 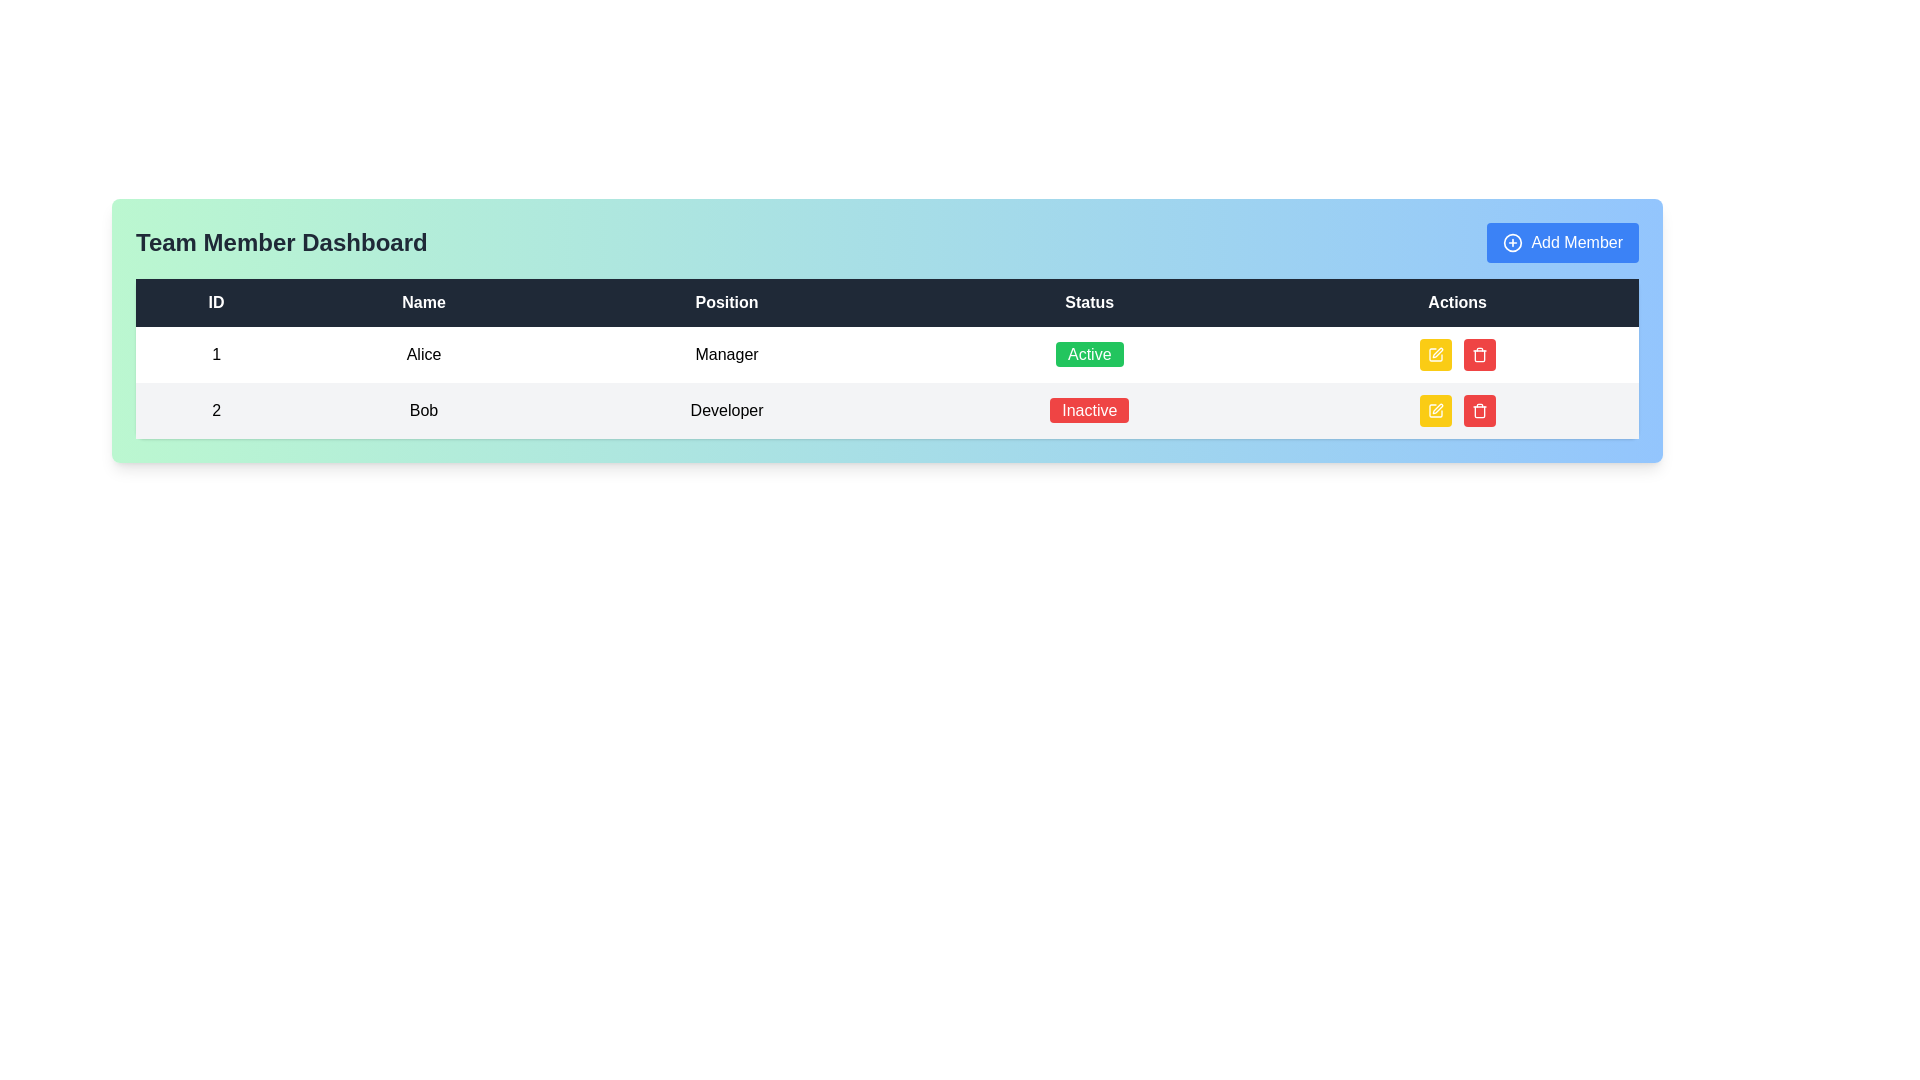 What do you see at coordinates (422, 303) in the screenshot?
I see `the 'Name' header of the table, which is positioned as the second header between 'ID' and 'Position'` at bounding box center [422, 303].